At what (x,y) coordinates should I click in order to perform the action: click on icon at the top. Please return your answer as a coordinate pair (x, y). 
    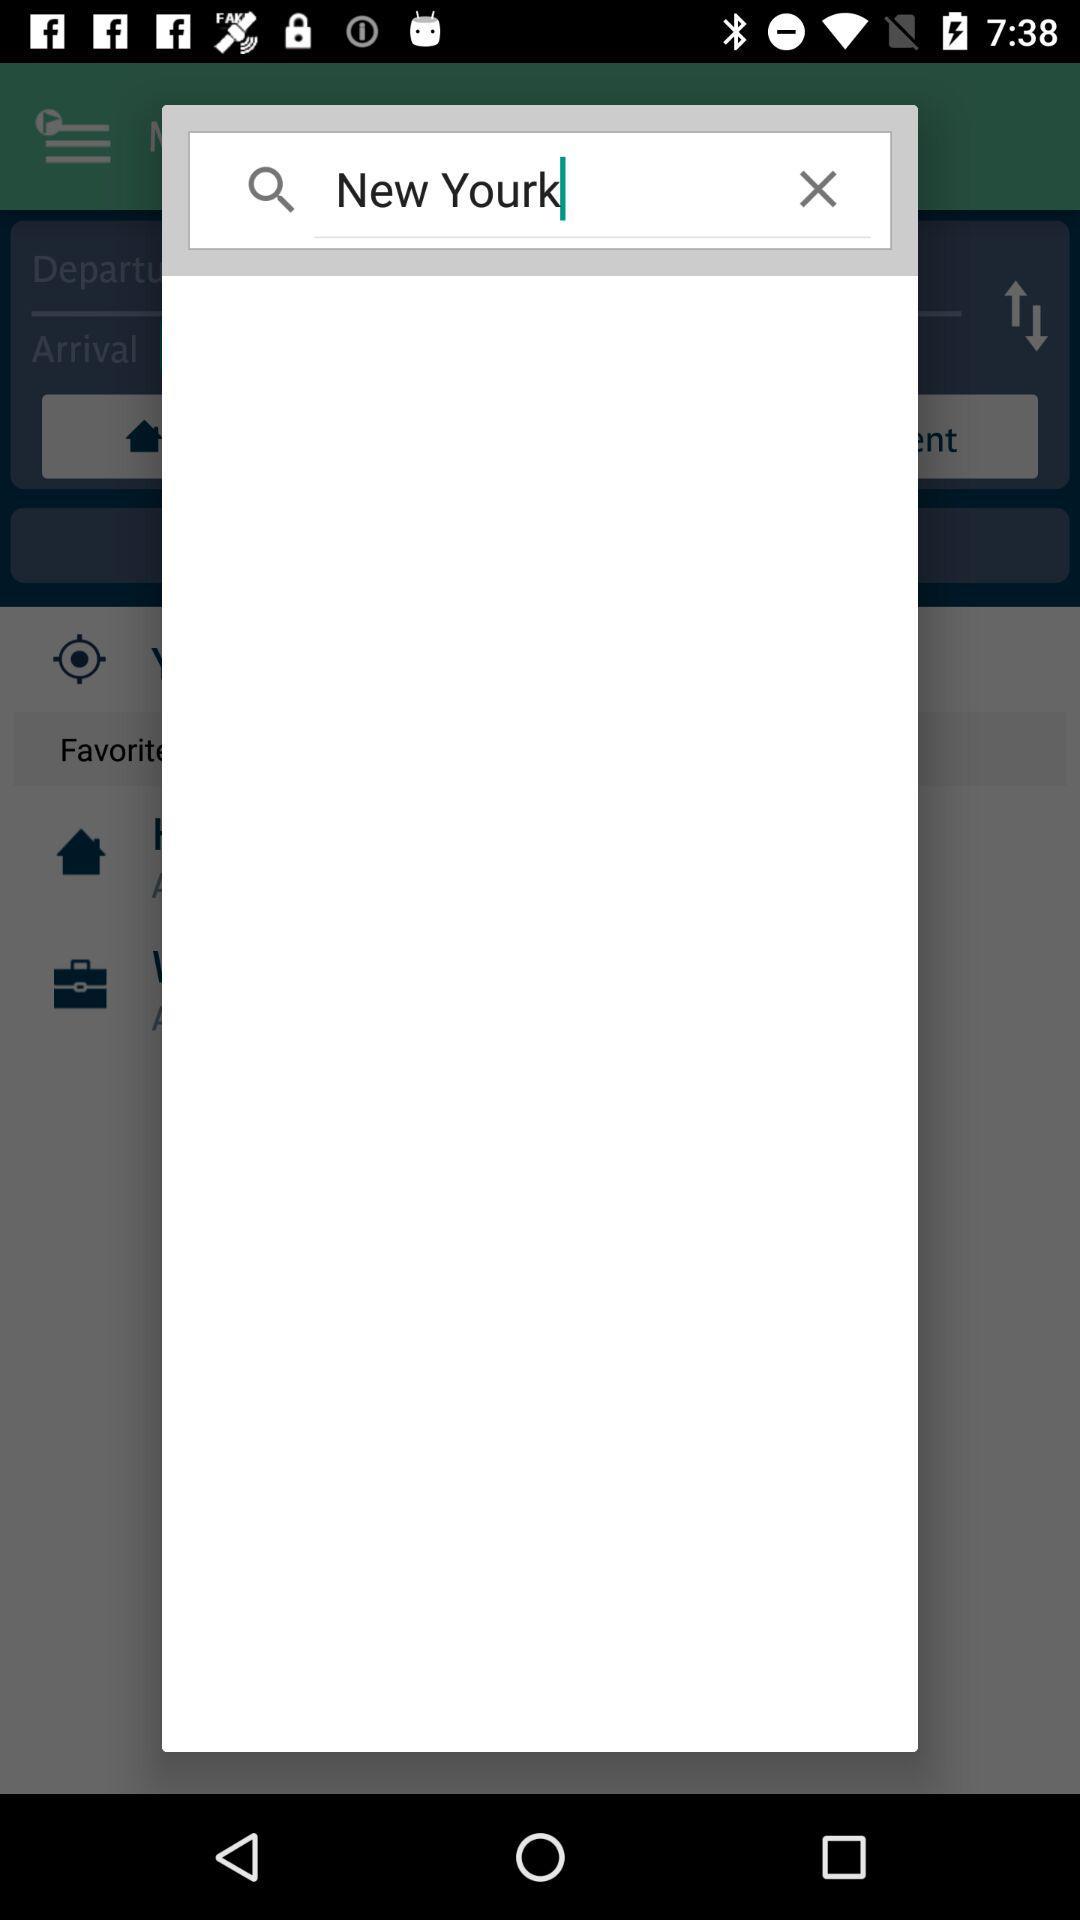
    Looking at the image, I should click on (540, 188).